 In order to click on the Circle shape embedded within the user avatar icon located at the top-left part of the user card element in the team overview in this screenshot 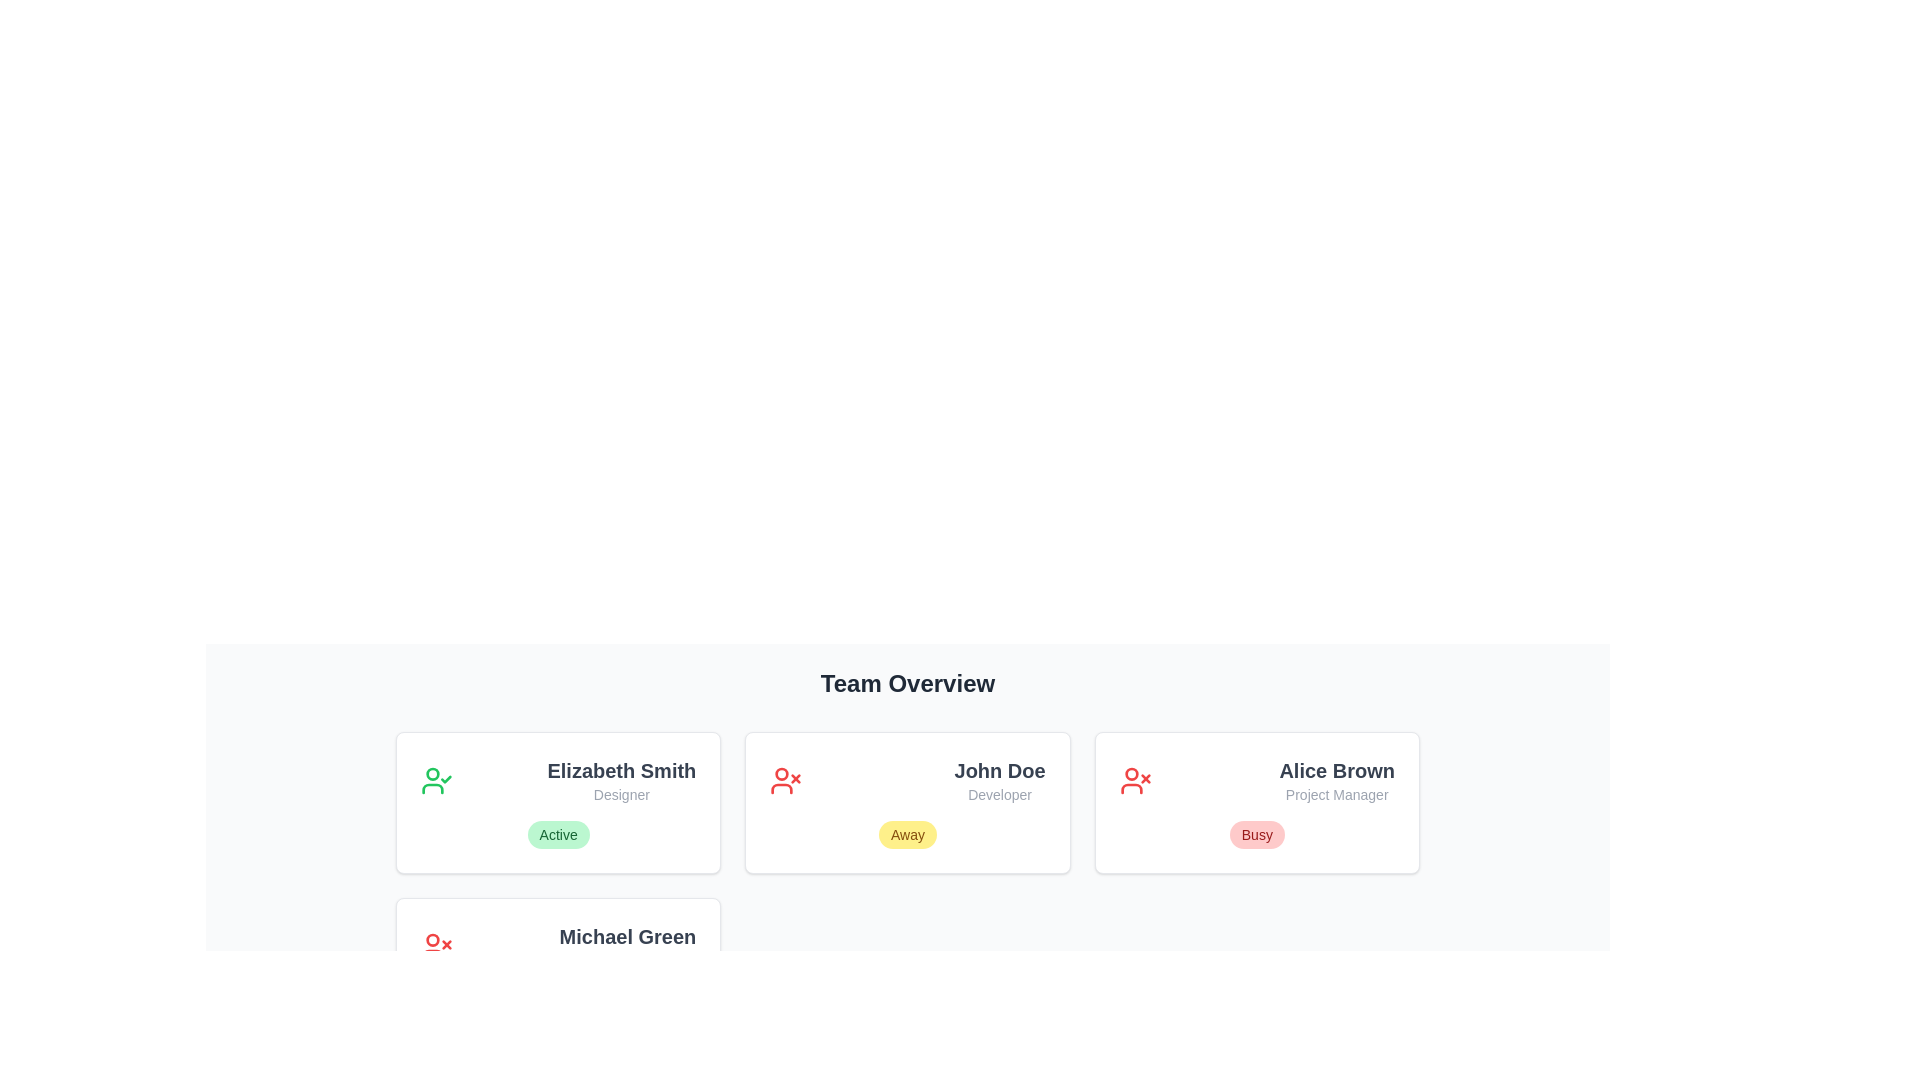, I will do `click(781, 773)`.